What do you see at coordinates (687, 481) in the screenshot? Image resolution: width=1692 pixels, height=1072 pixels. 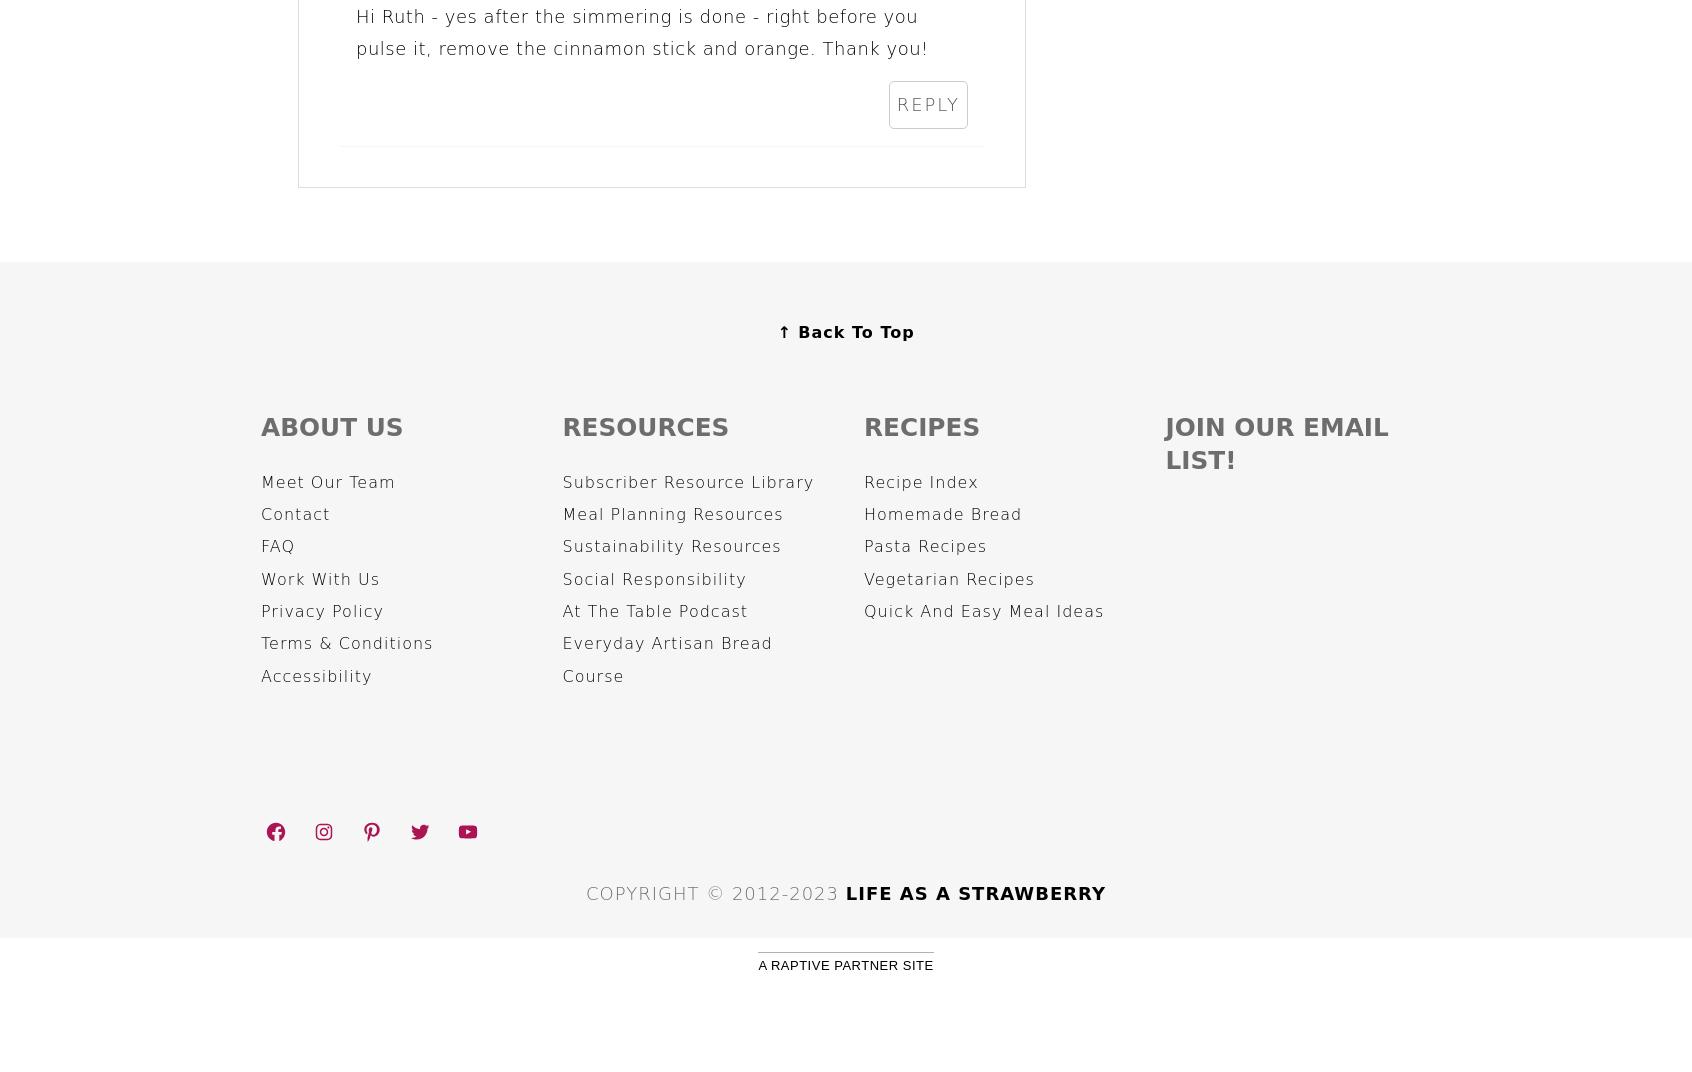 I see `'Subscriber Resource Library'` at bounding box center [687, 481].